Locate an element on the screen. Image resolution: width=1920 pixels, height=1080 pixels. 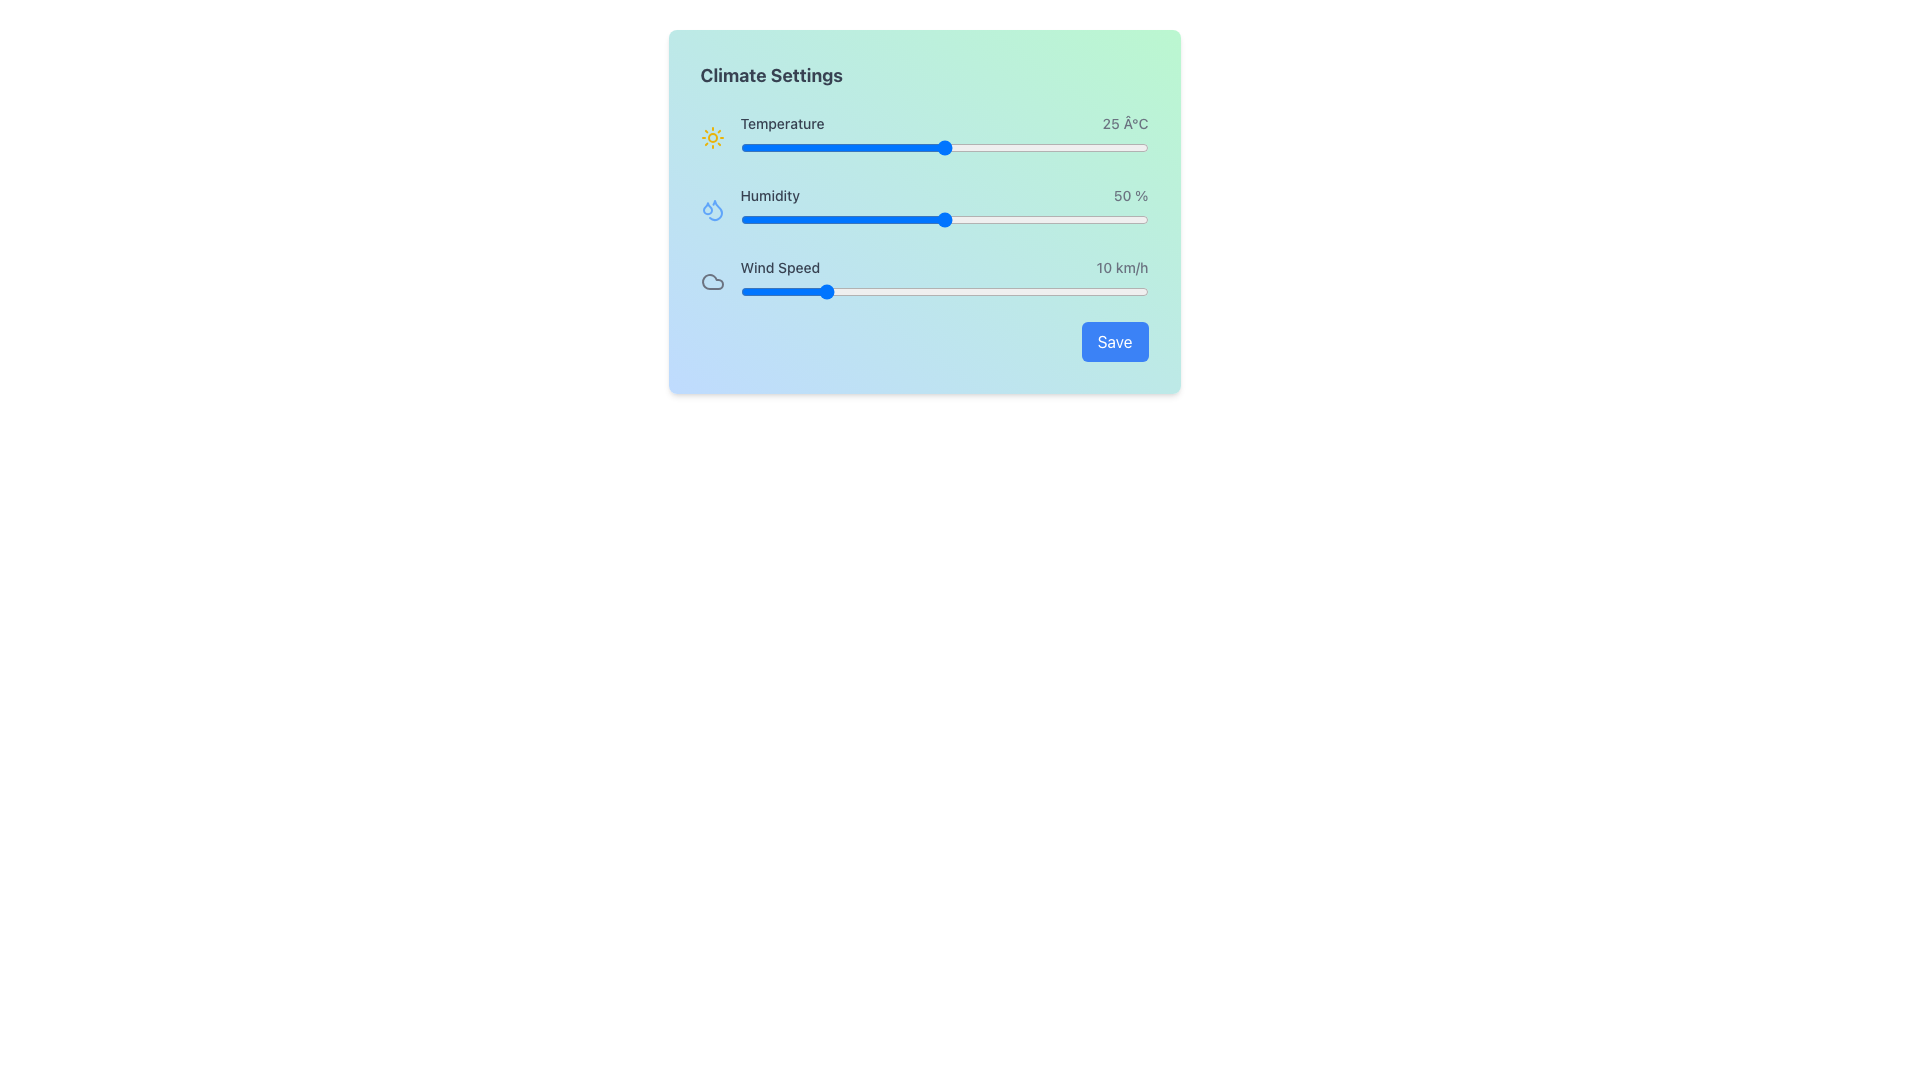
wind speed is located at coordinates (1140, 292).